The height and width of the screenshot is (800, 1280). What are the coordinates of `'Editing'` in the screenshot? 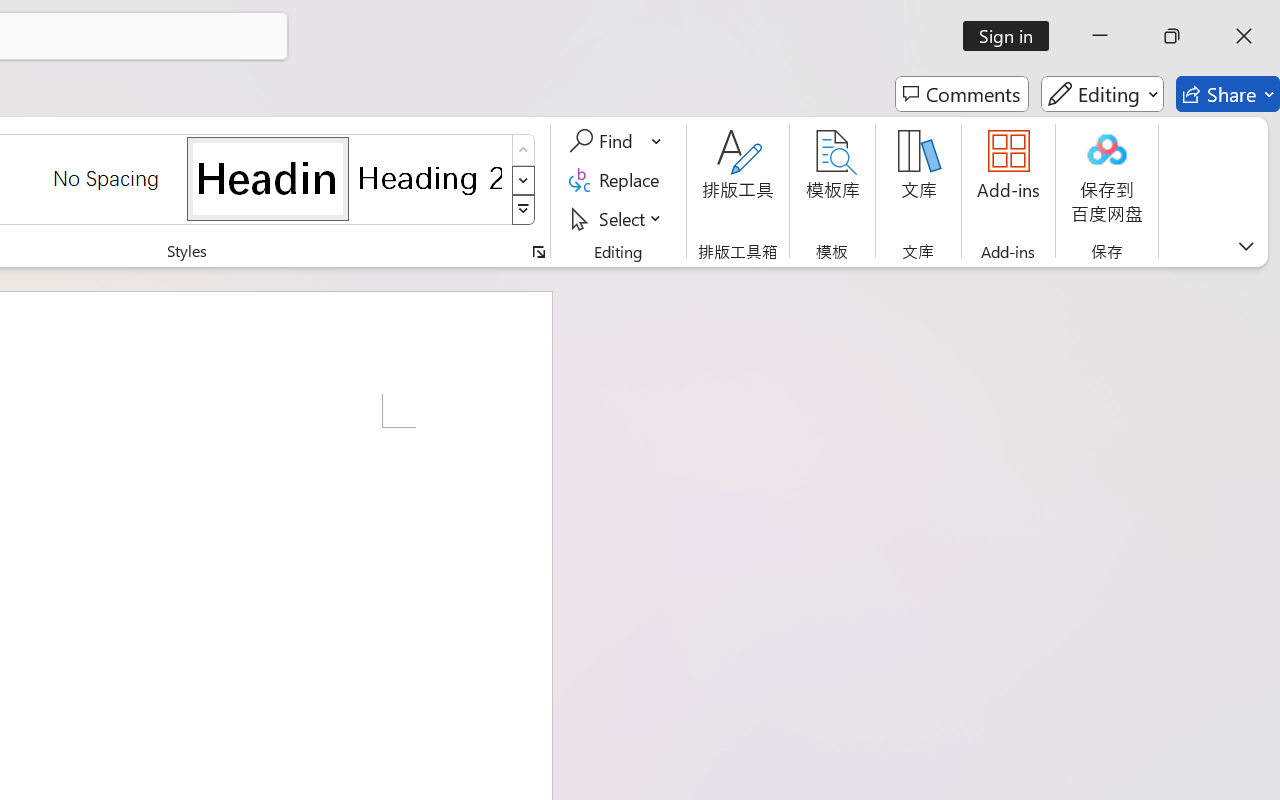 It's located at (1101, 94).